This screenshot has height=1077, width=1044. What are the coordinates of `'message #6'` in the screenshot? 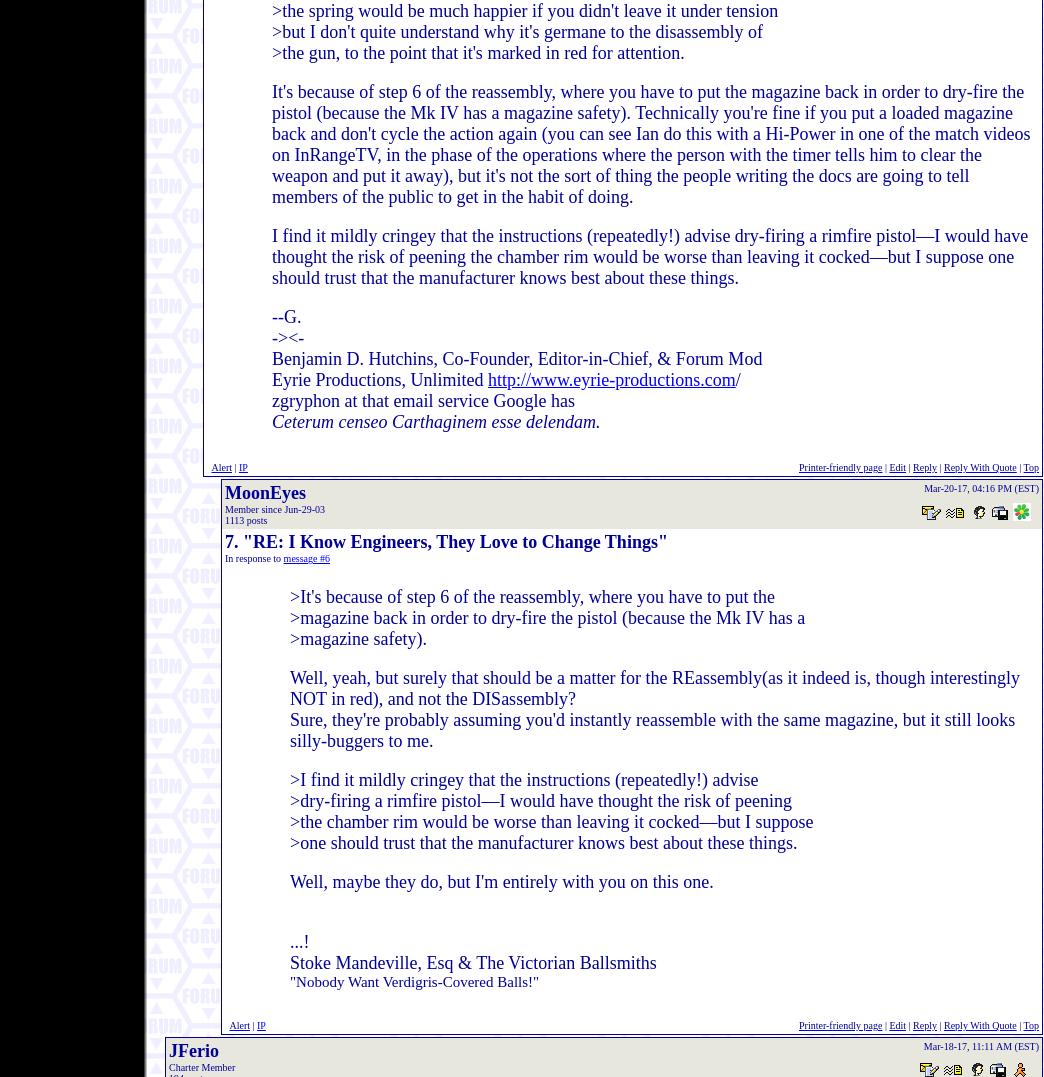 It's located at (305, 558).